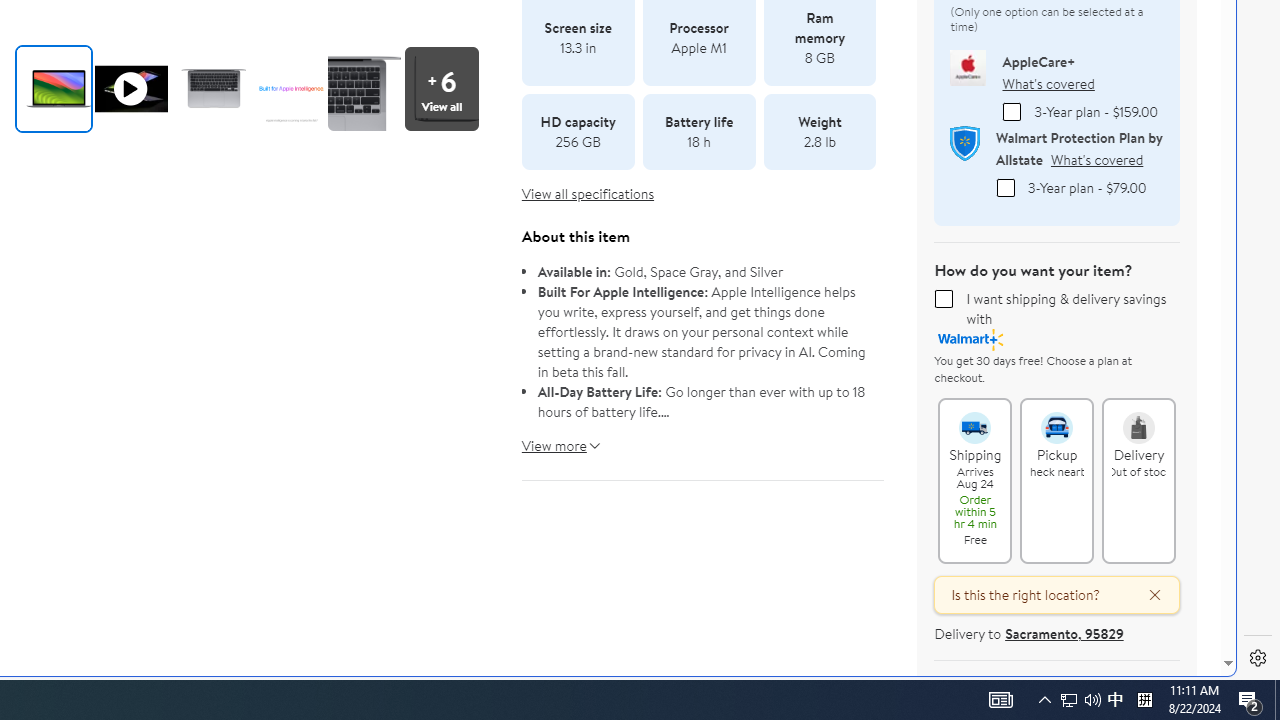 The height and width of the screenshot is (720, 1280). Describe the element at coordinates (1095, 158) in the screenshot. I see `'What'` at that location.